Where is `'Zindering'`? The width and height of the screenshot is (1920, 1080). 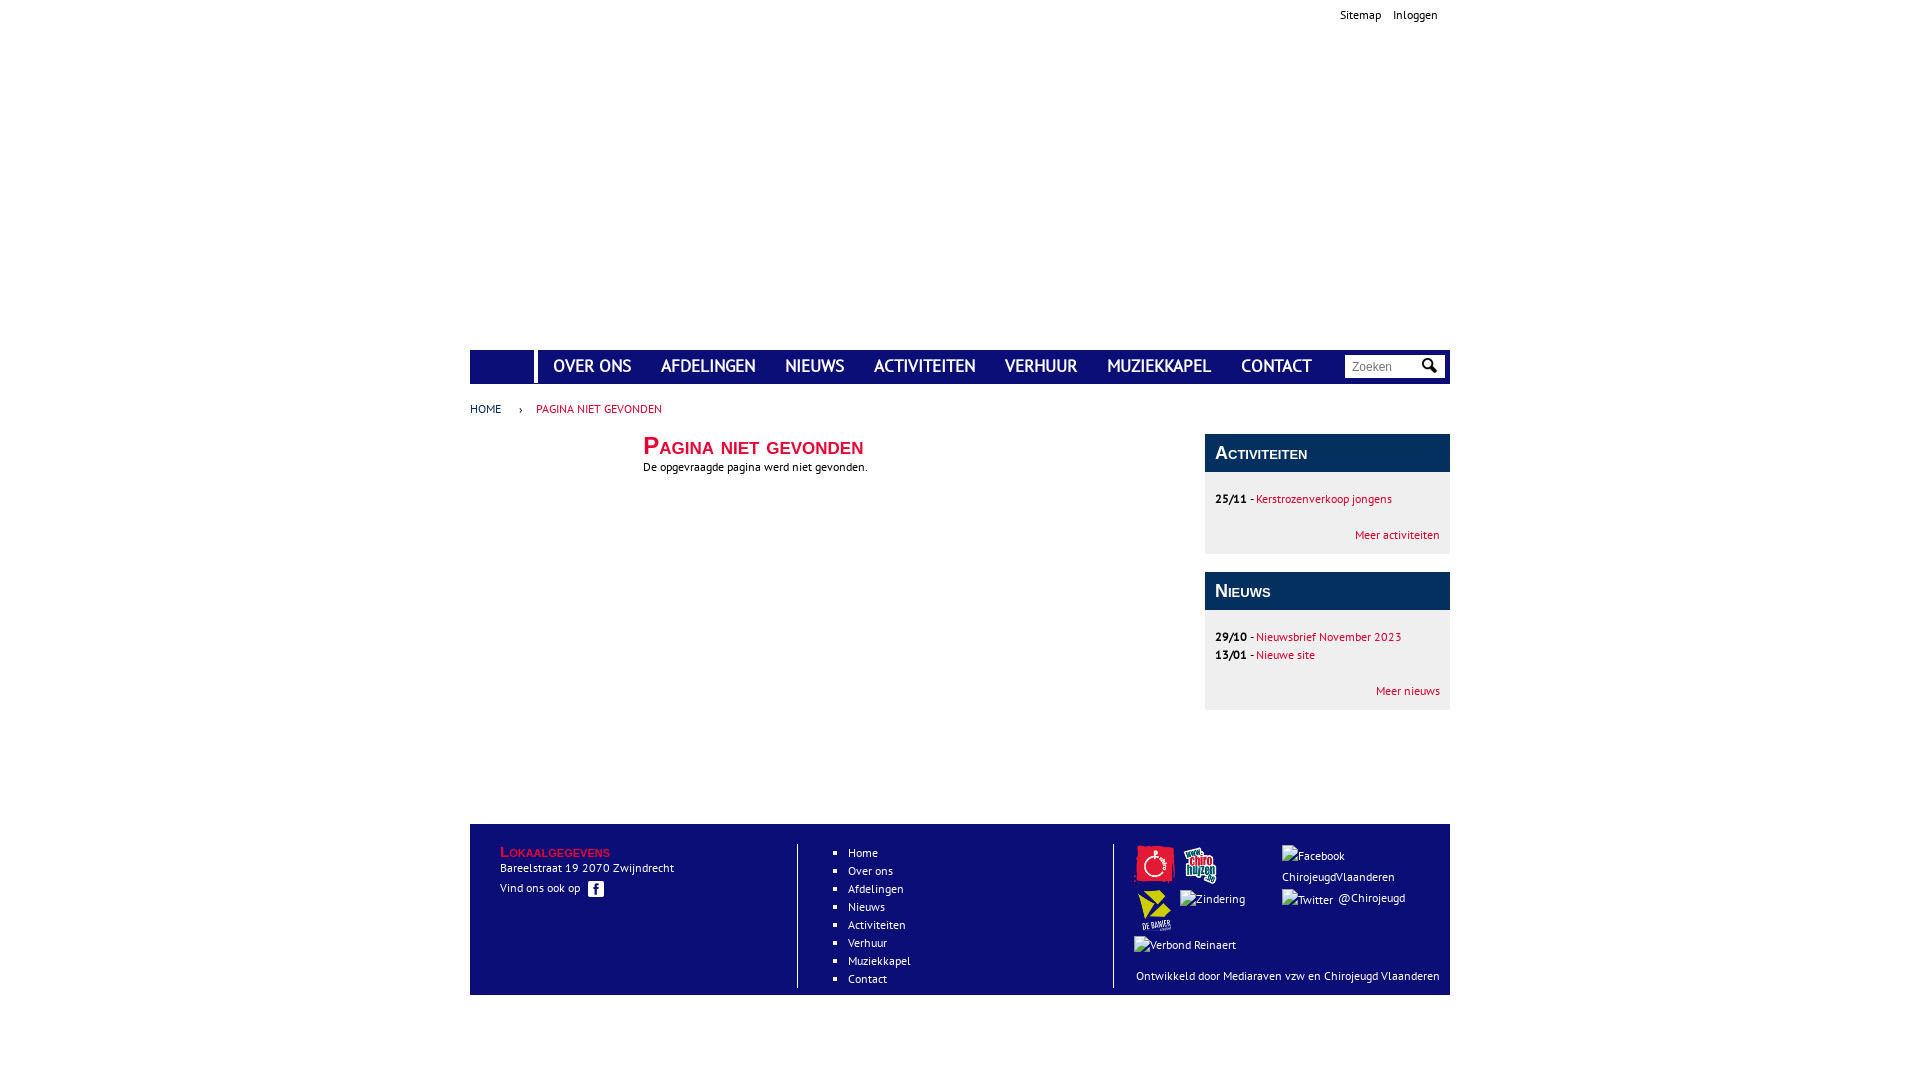
'Zindering' is located at coordinates (1213, 897).